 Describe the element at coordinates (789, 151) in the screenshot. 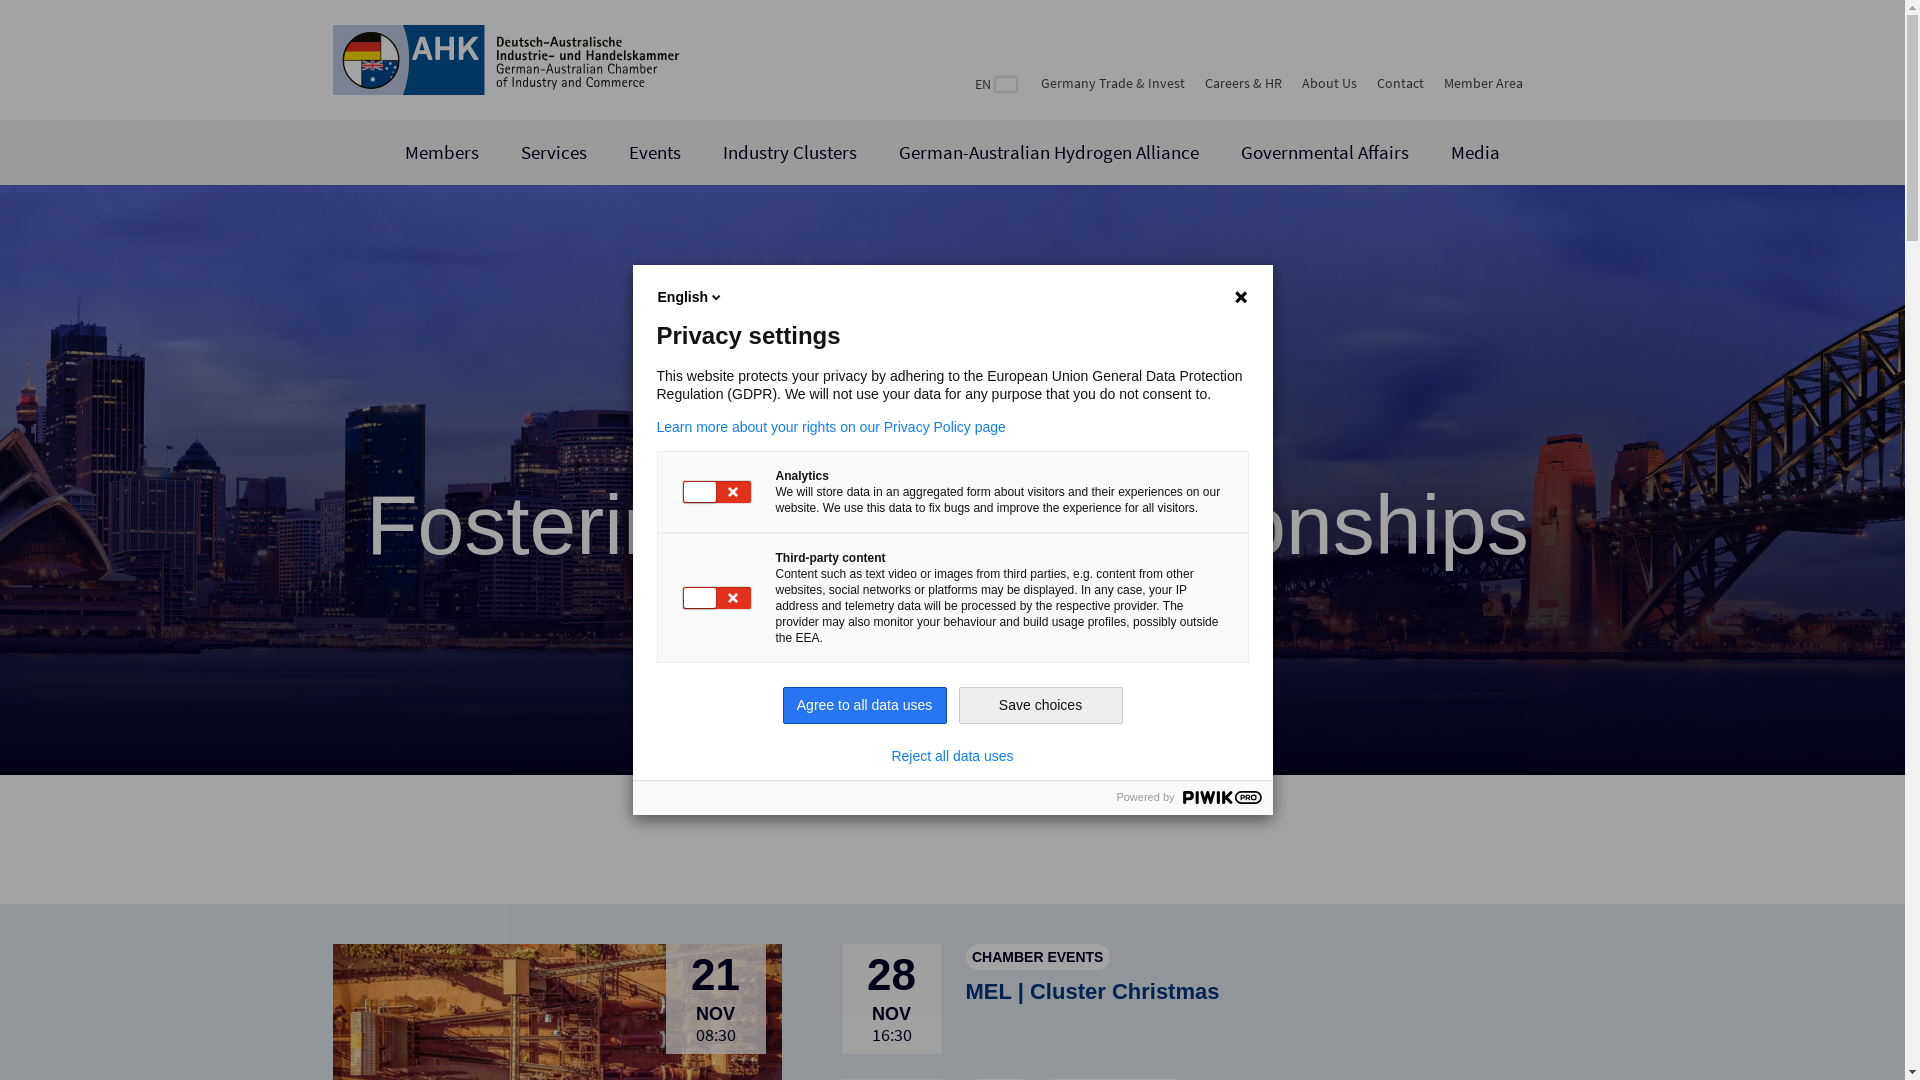

I see `'Industry Clusters'` at that location.